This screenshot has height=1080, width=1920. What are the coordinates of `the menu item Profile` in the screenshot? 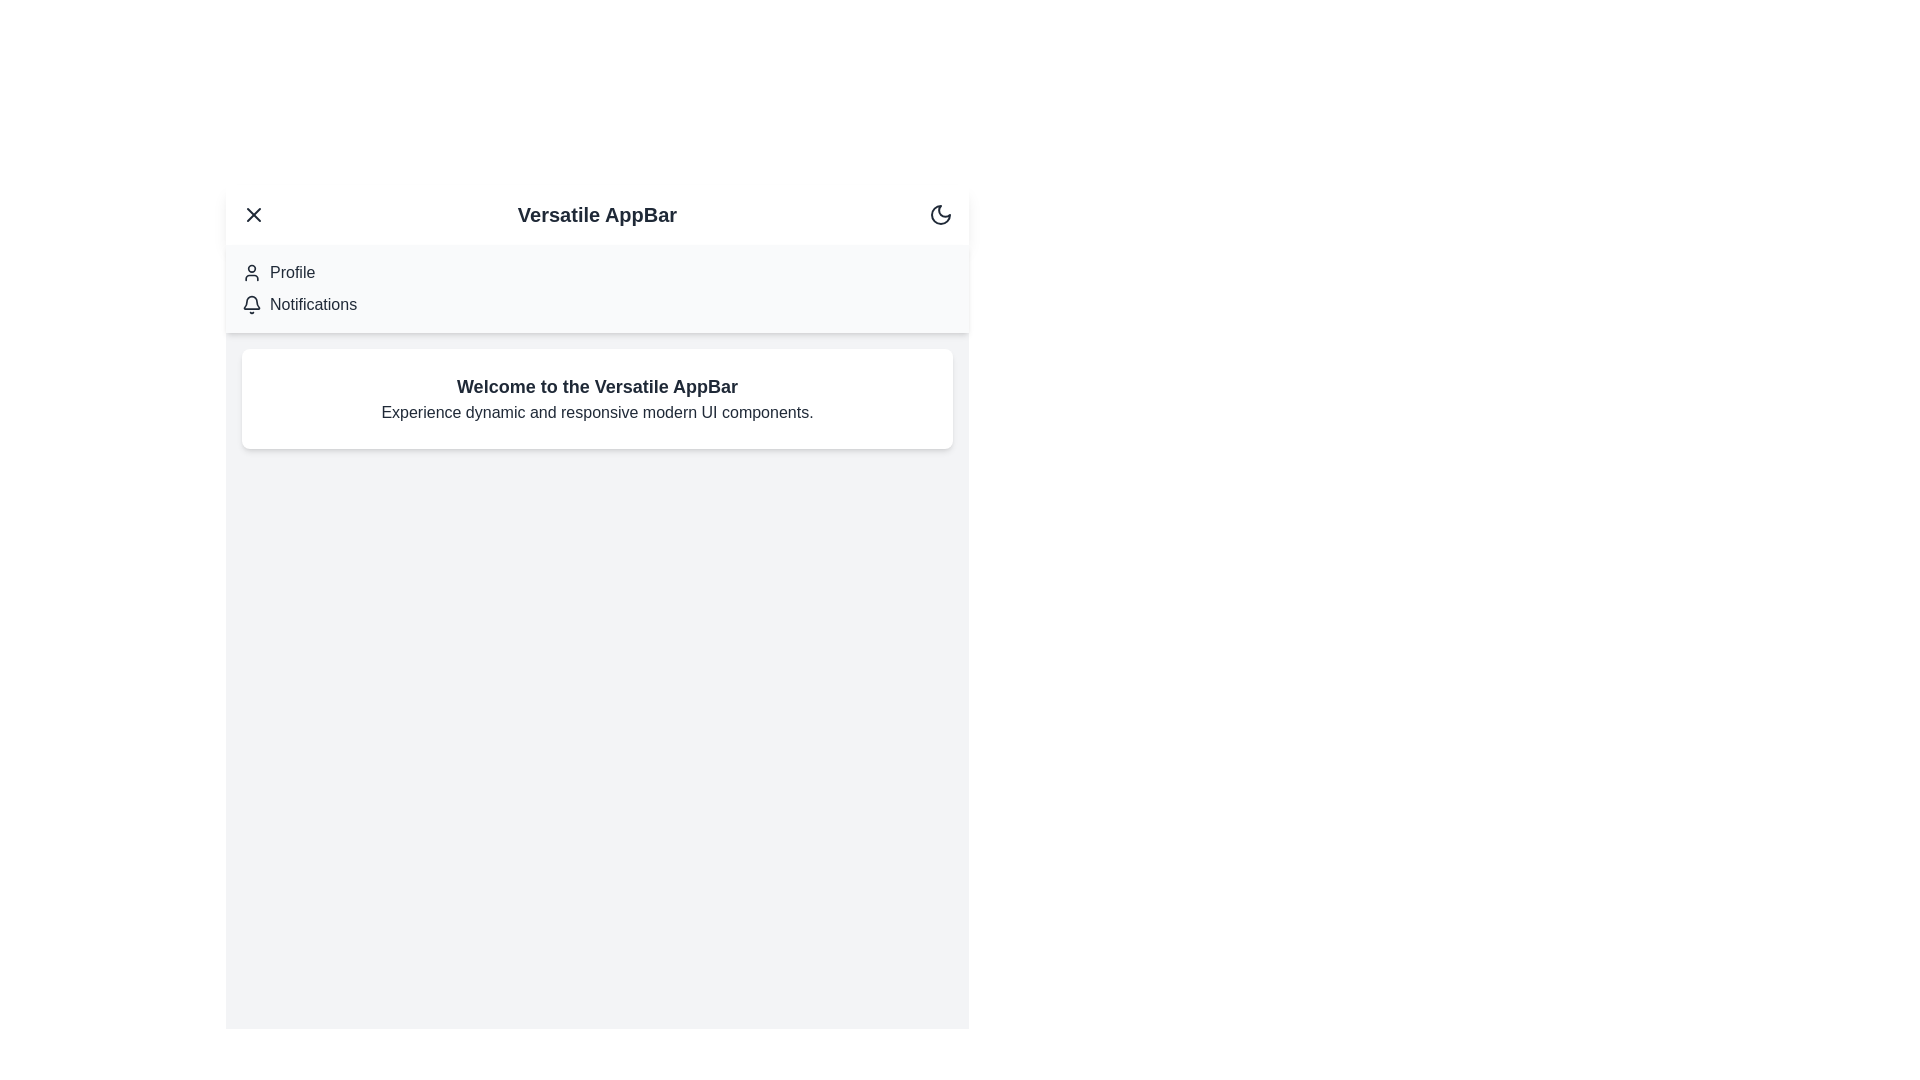 It's located at (253, 273).